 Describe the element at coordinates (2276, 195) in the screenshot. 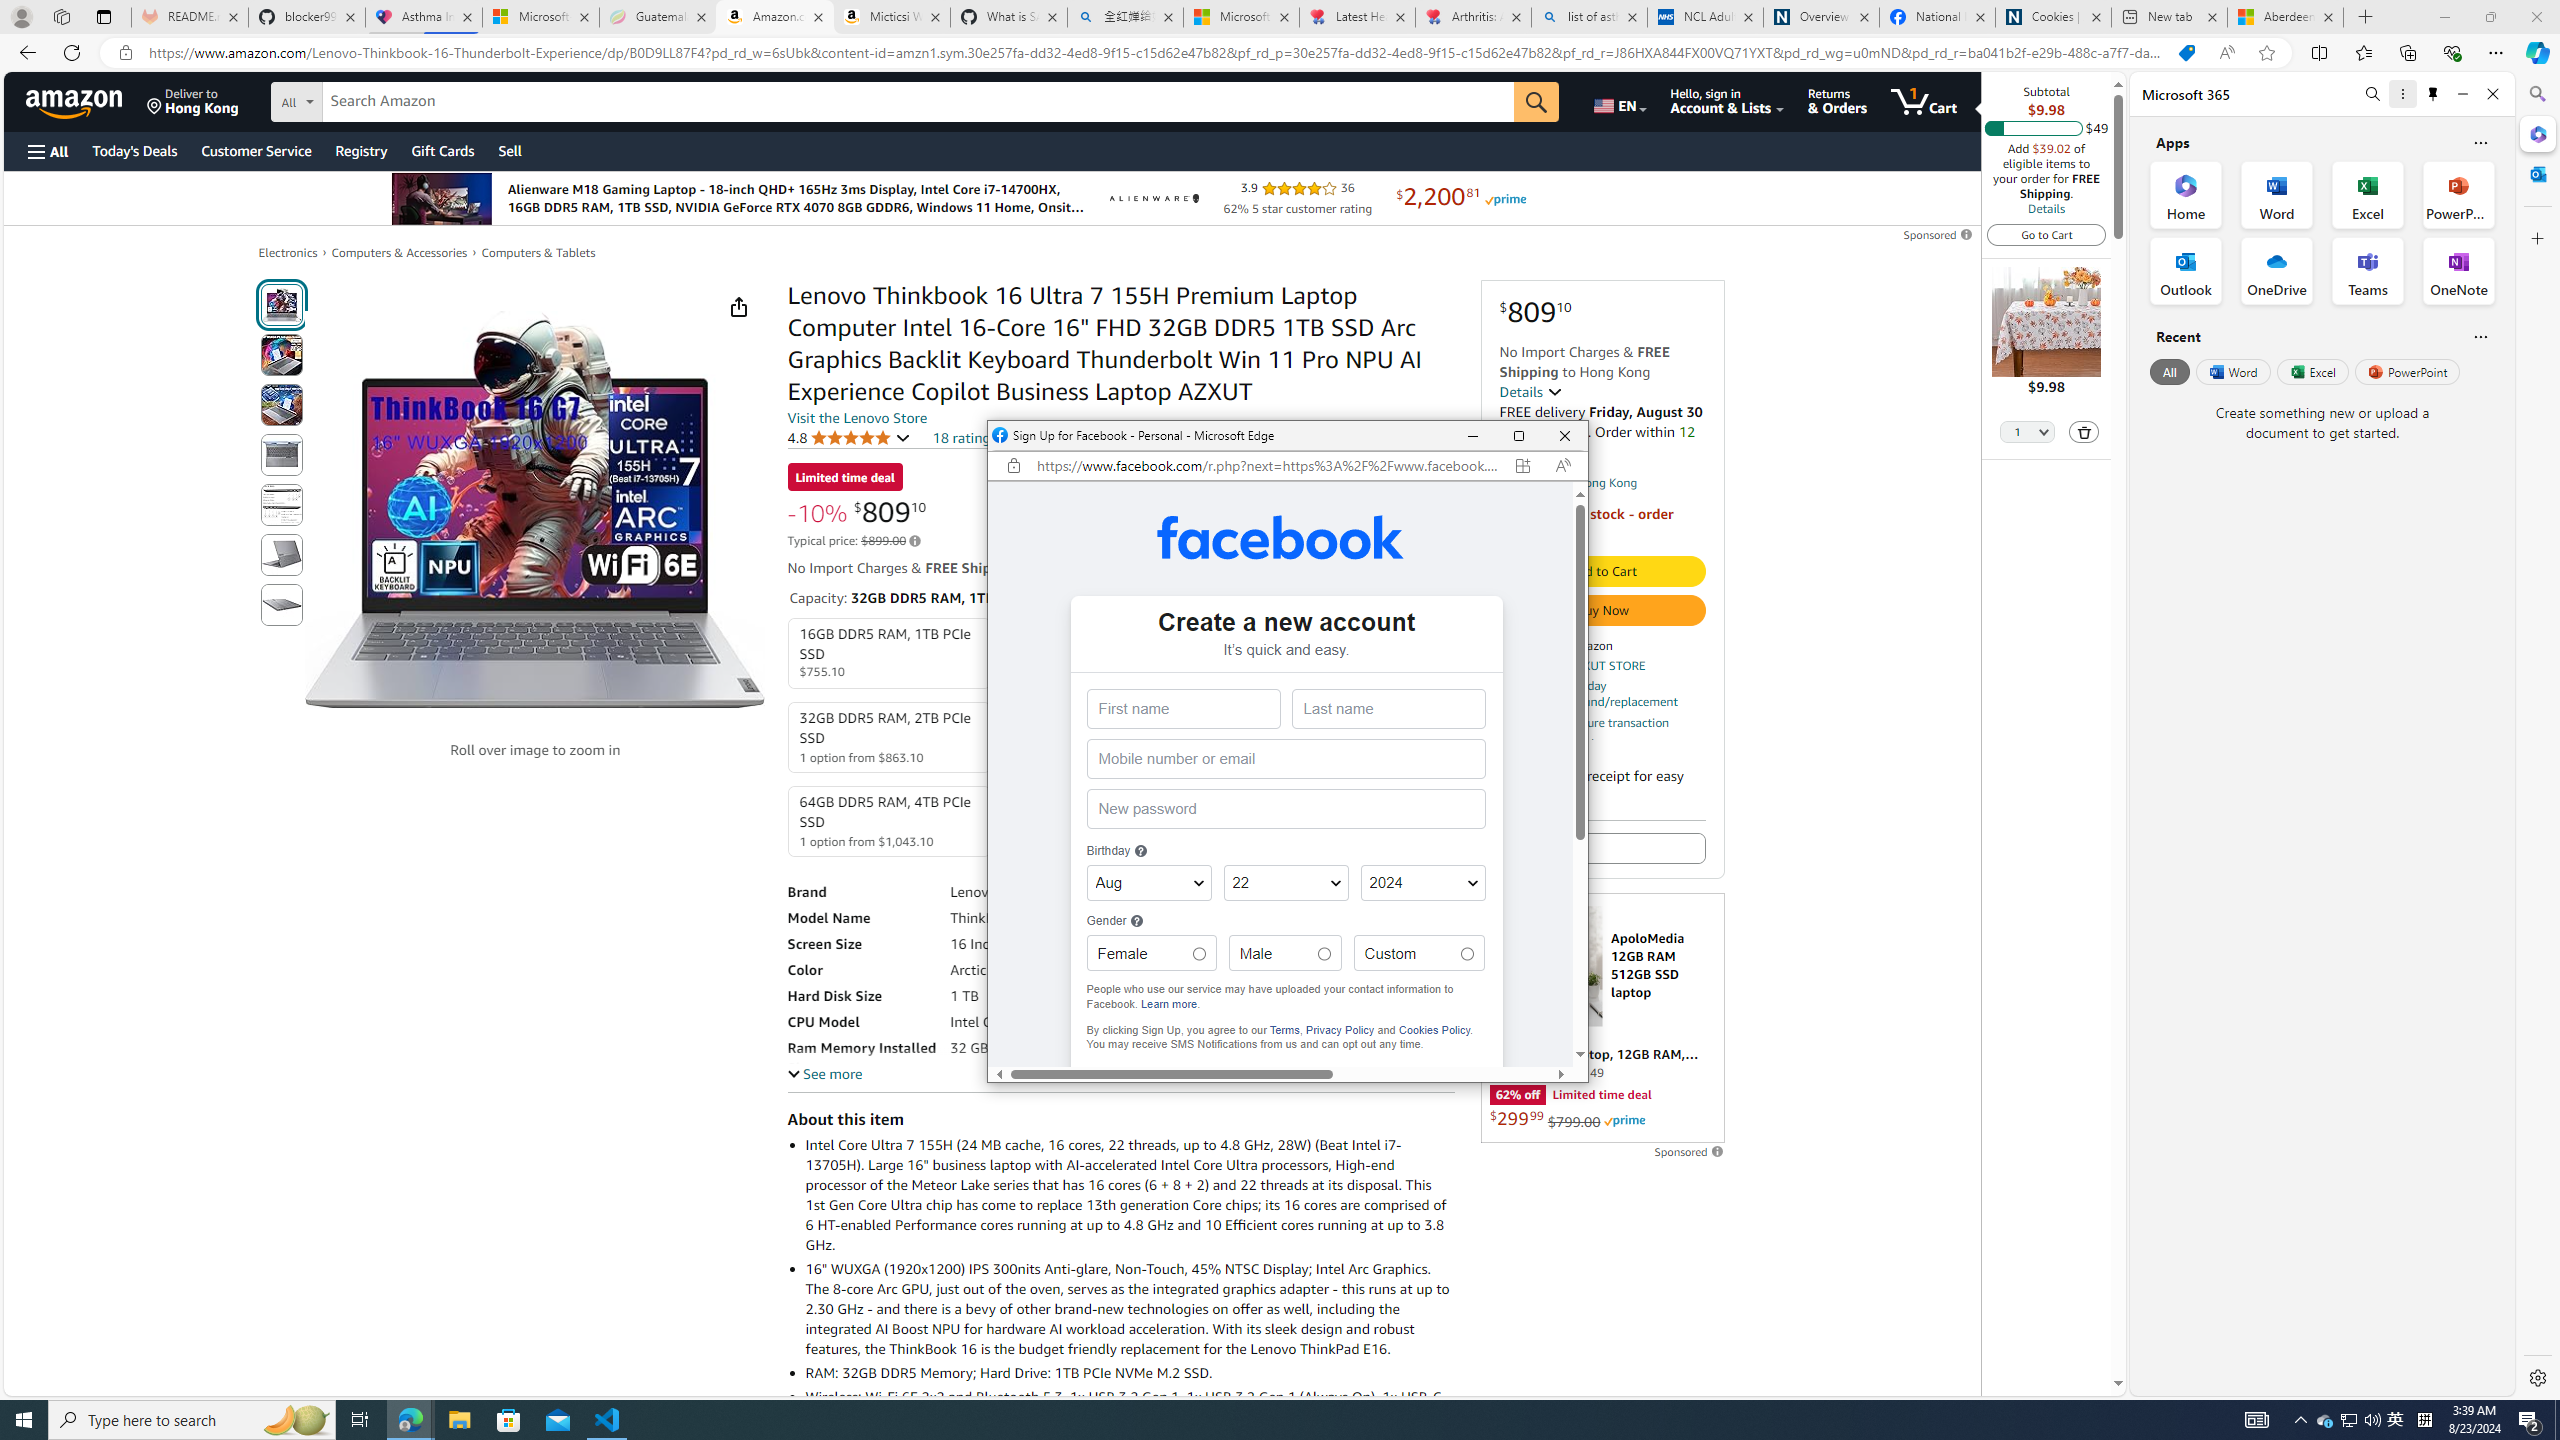

I see `'Word Office App'` at that location.